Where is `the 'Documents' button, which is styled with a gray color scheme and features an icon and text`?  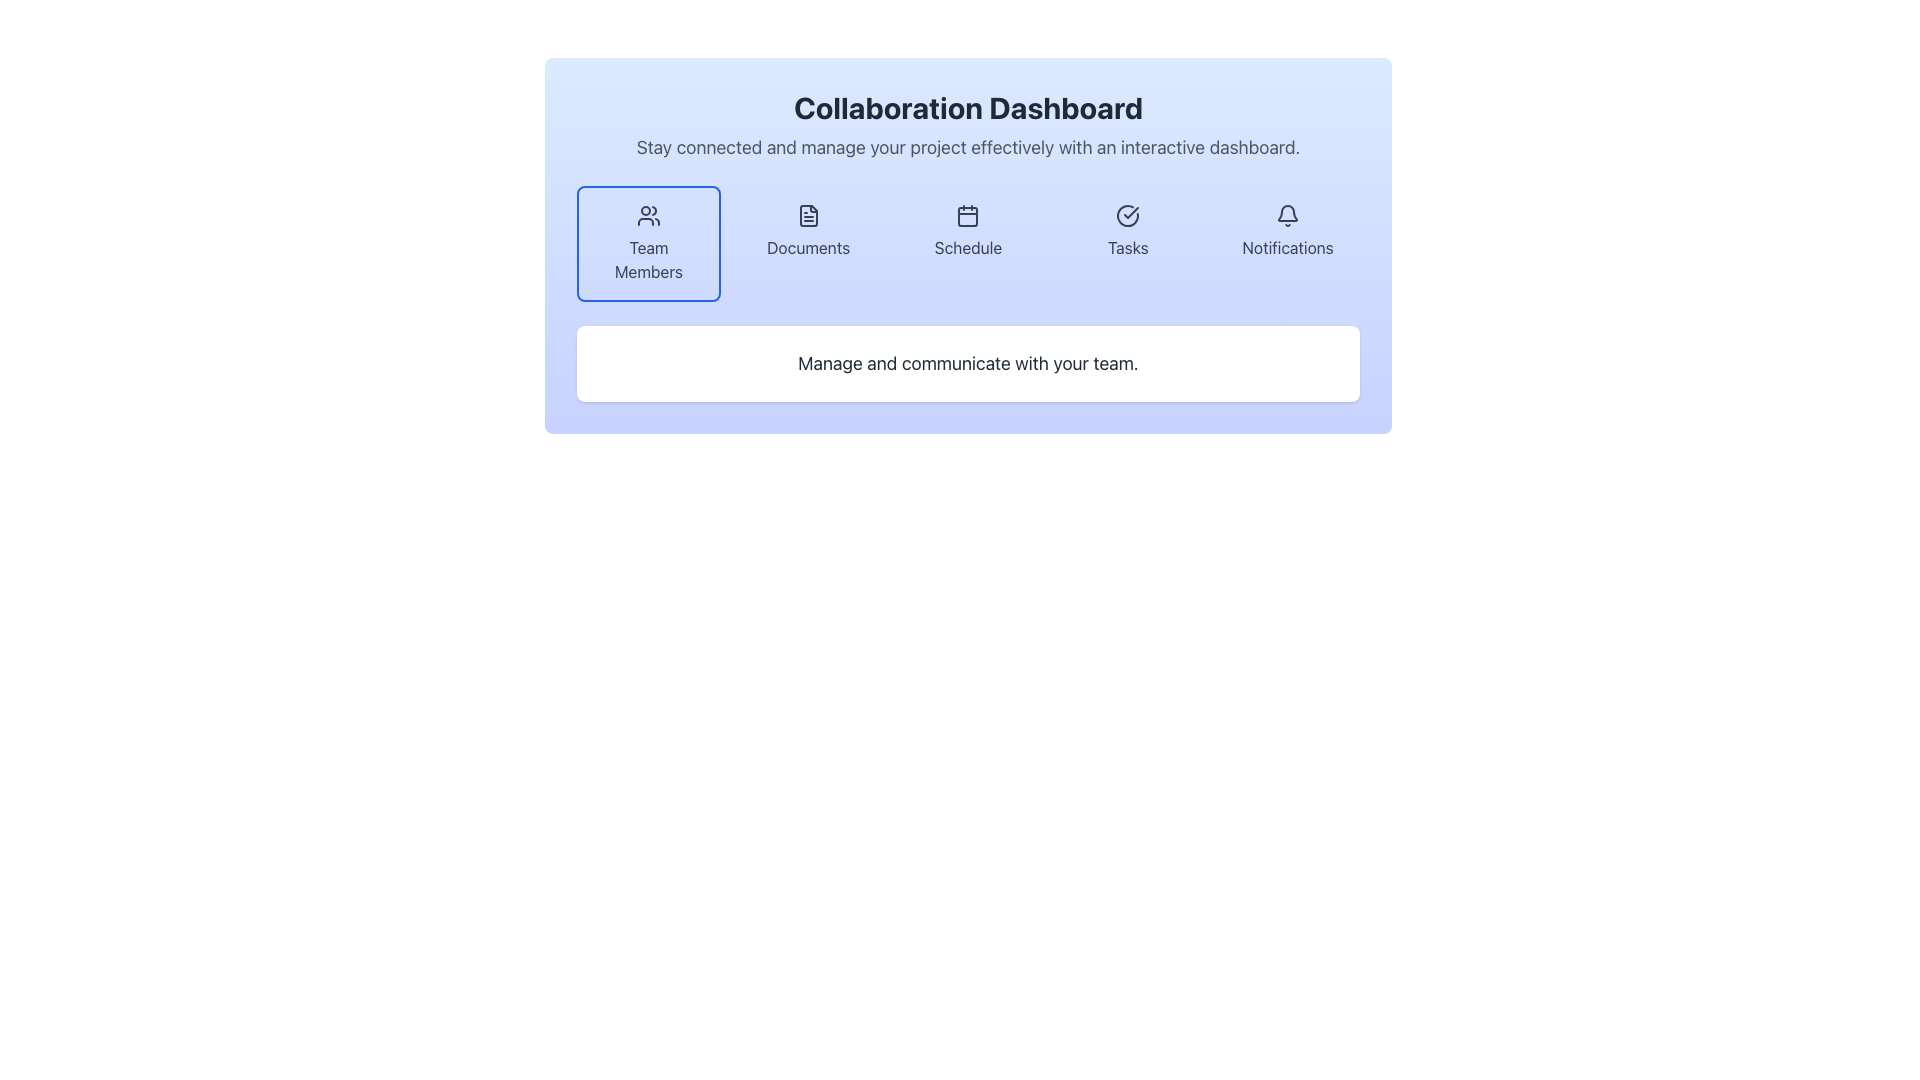 the 'Documents' button, which is styled with a gray color scheme and features an icon and text is located at coordinates (808, 242).